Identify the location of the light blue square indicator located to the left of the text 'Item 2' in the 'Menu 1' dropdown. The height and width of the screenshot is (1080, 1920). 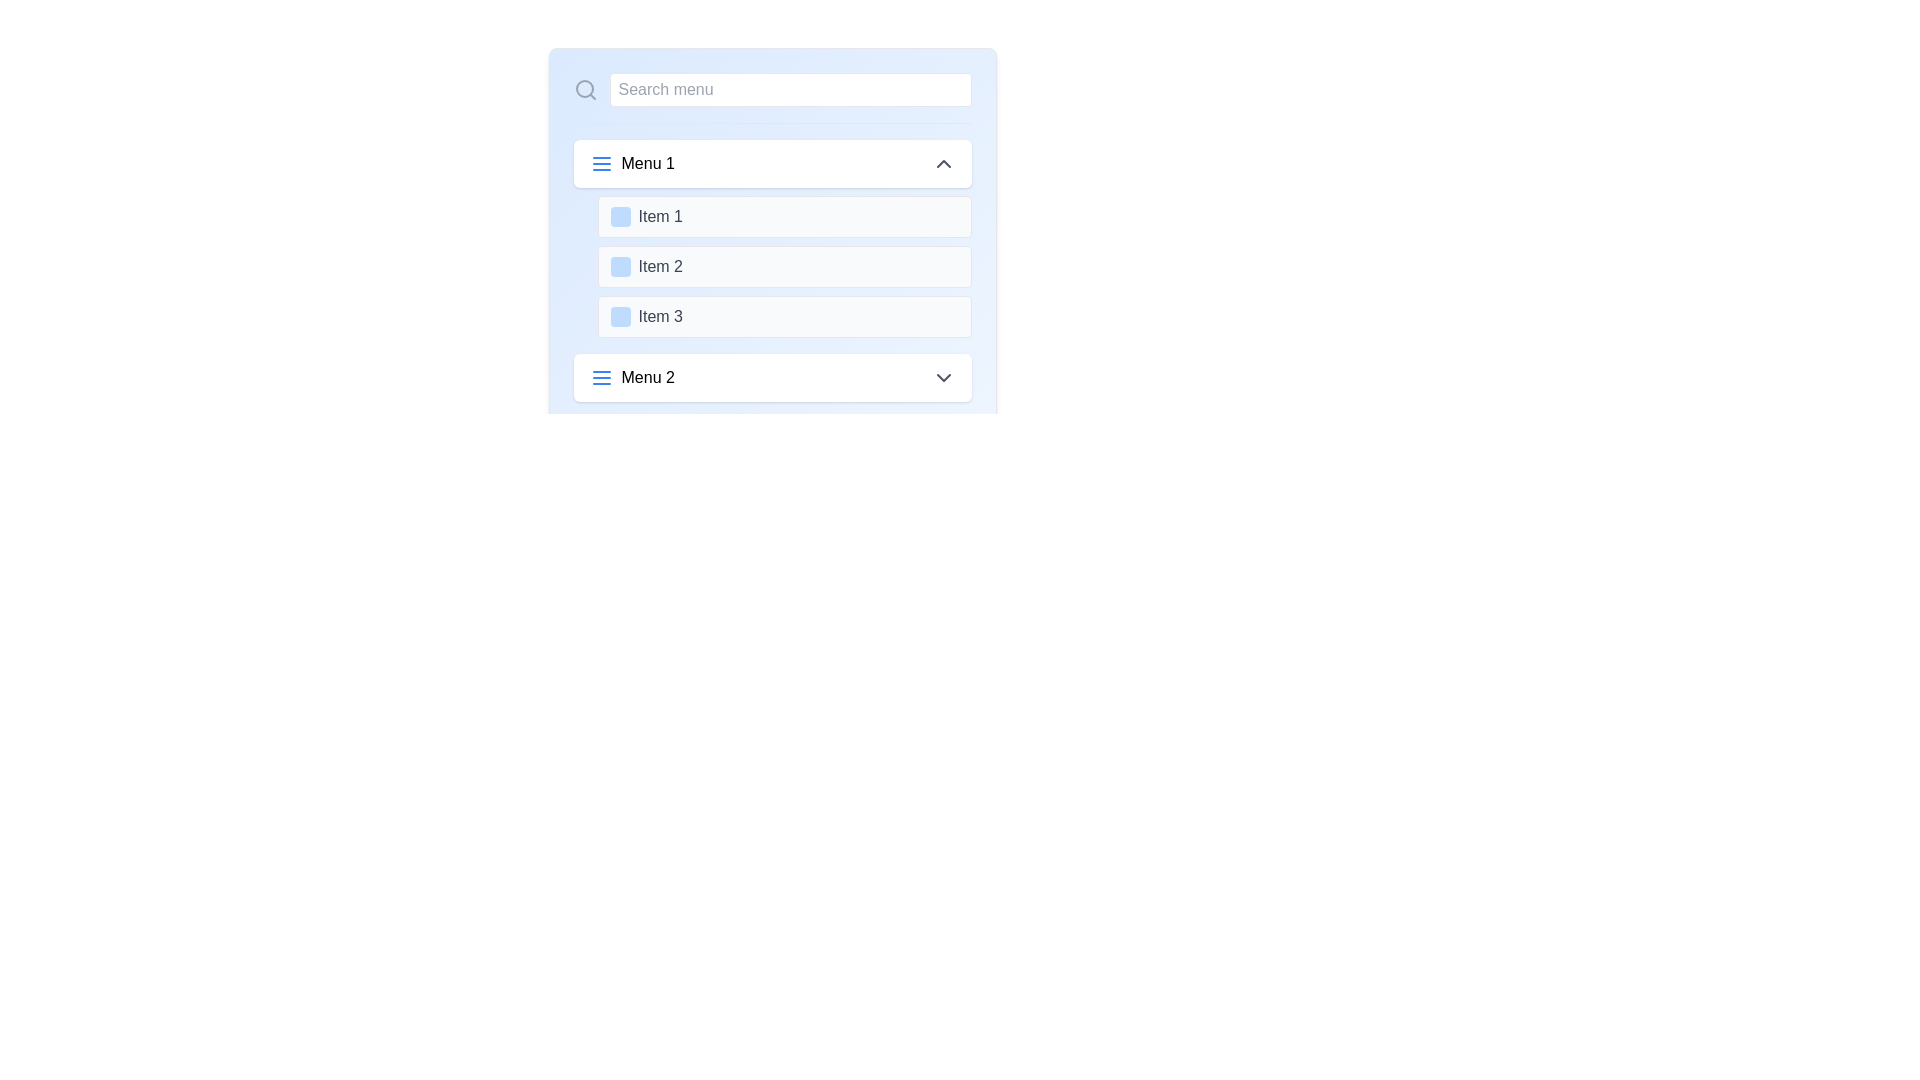
(619, 265).